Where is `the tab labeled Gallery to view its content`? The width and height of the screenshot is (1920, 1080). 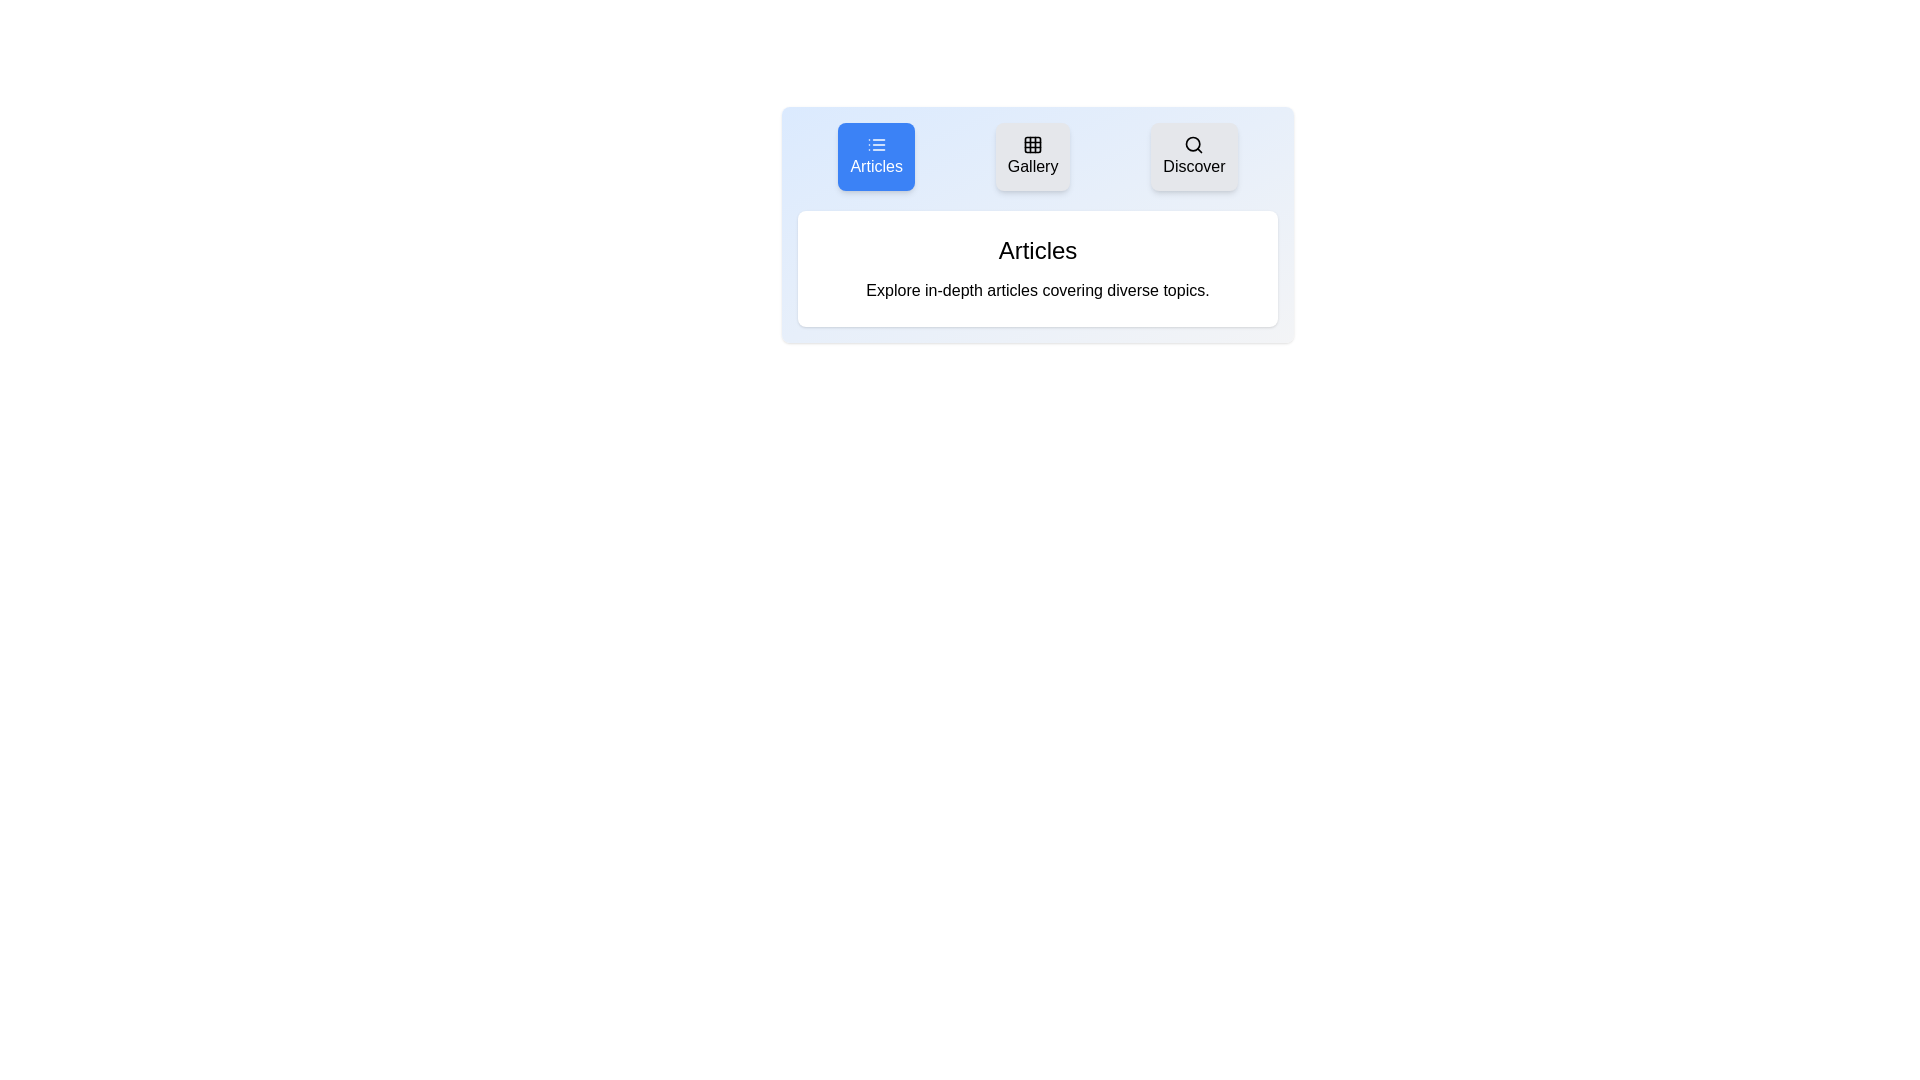 the tab labeled Gallery to view its content is located at coordinates (1033, 156).